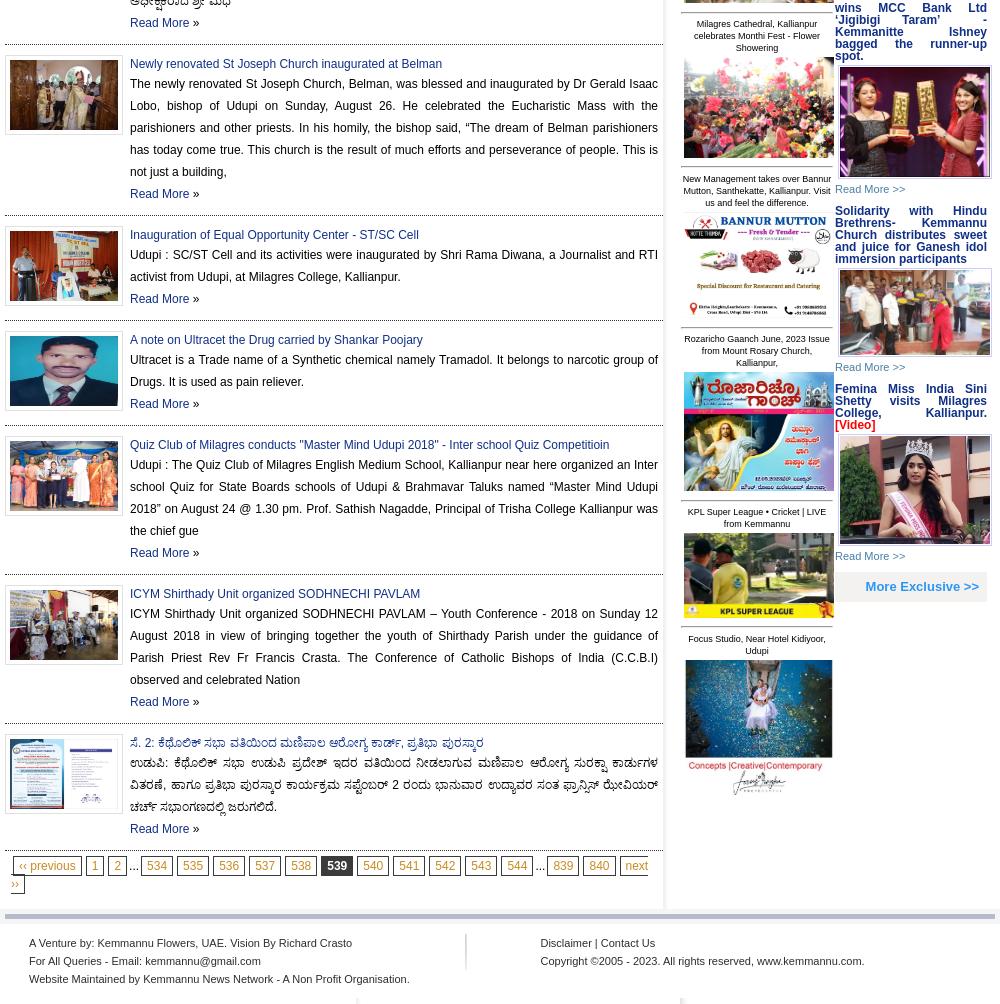 This screenshot has width=1000, height=1004. I want to click on 'ಸೆ. 2: ಕೆಥೊಲಿಕ್ ಸಭಾ ವತಿಯಿಂದ ಮಣಿಪಾಲ ಆರೋಗ್ಯ ಕಾರ್ಡ್, ಪ್ರತಿಭಾ ಪುರಸ್ಕಾರ', so click(306, 741).